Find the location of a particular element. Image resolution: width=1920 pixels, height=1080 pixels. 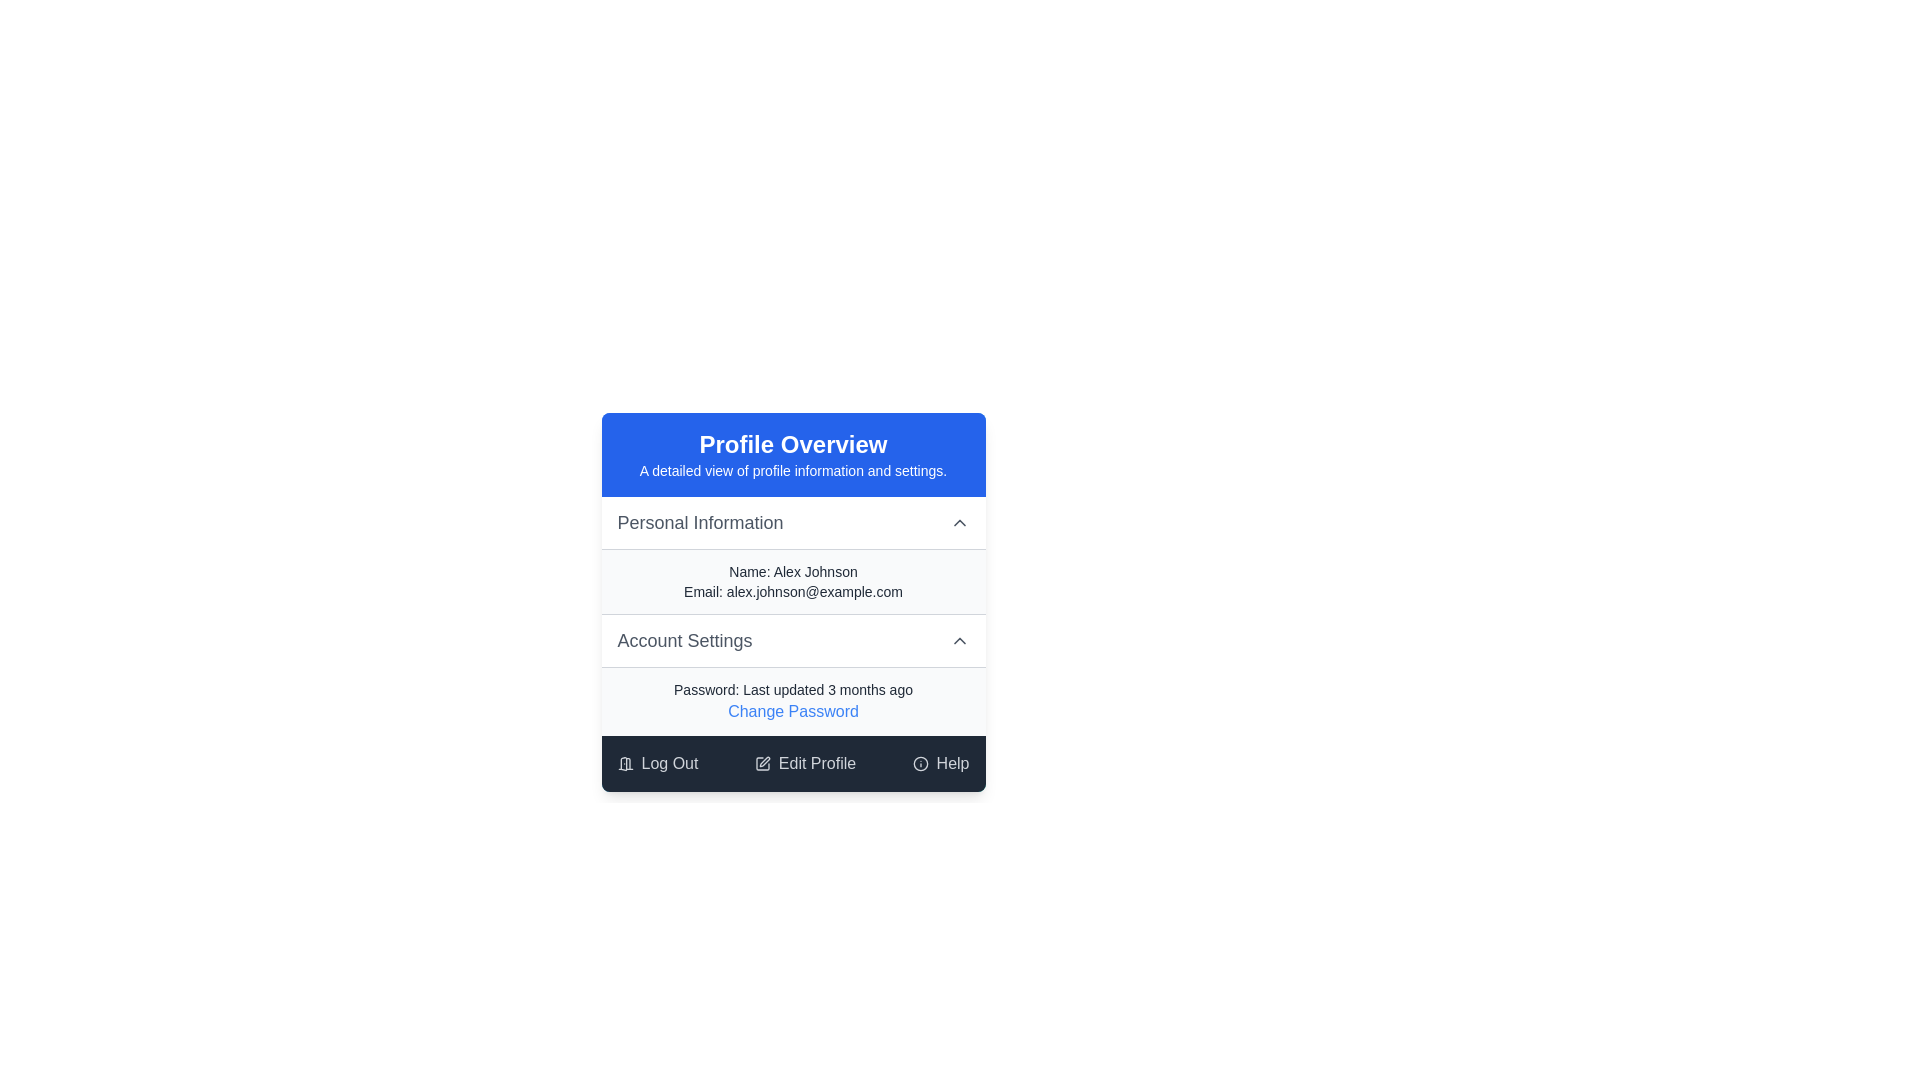

the edit profile SVG icon, which is the second button from the left in the bottom control panel of the dialog window is located at coordinates (763, 762).